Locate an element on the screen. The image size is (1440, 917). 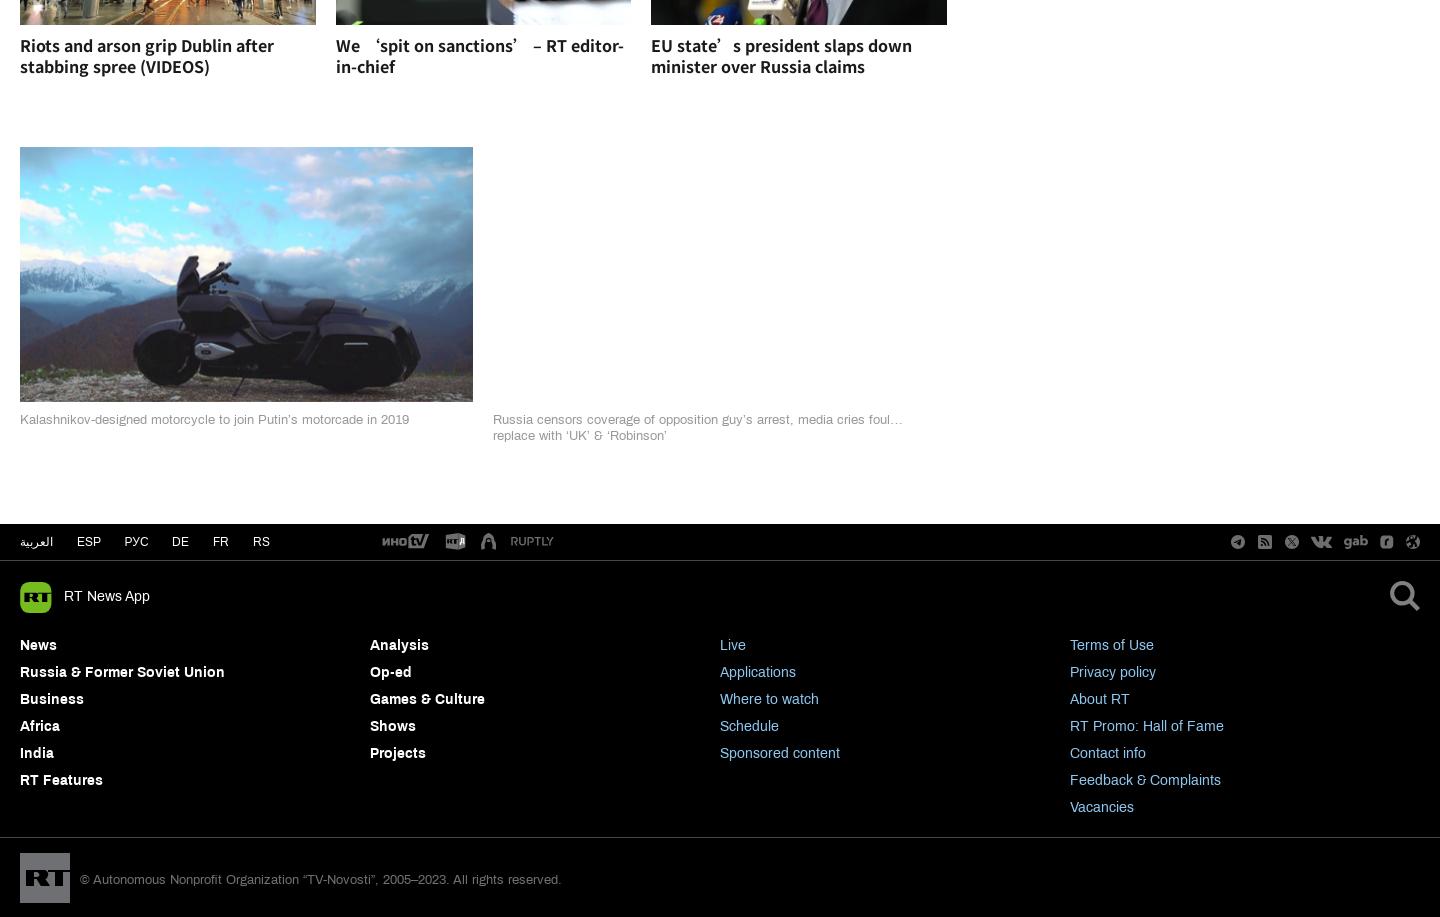
'Where to watch' is located at coordinates (768, 699).